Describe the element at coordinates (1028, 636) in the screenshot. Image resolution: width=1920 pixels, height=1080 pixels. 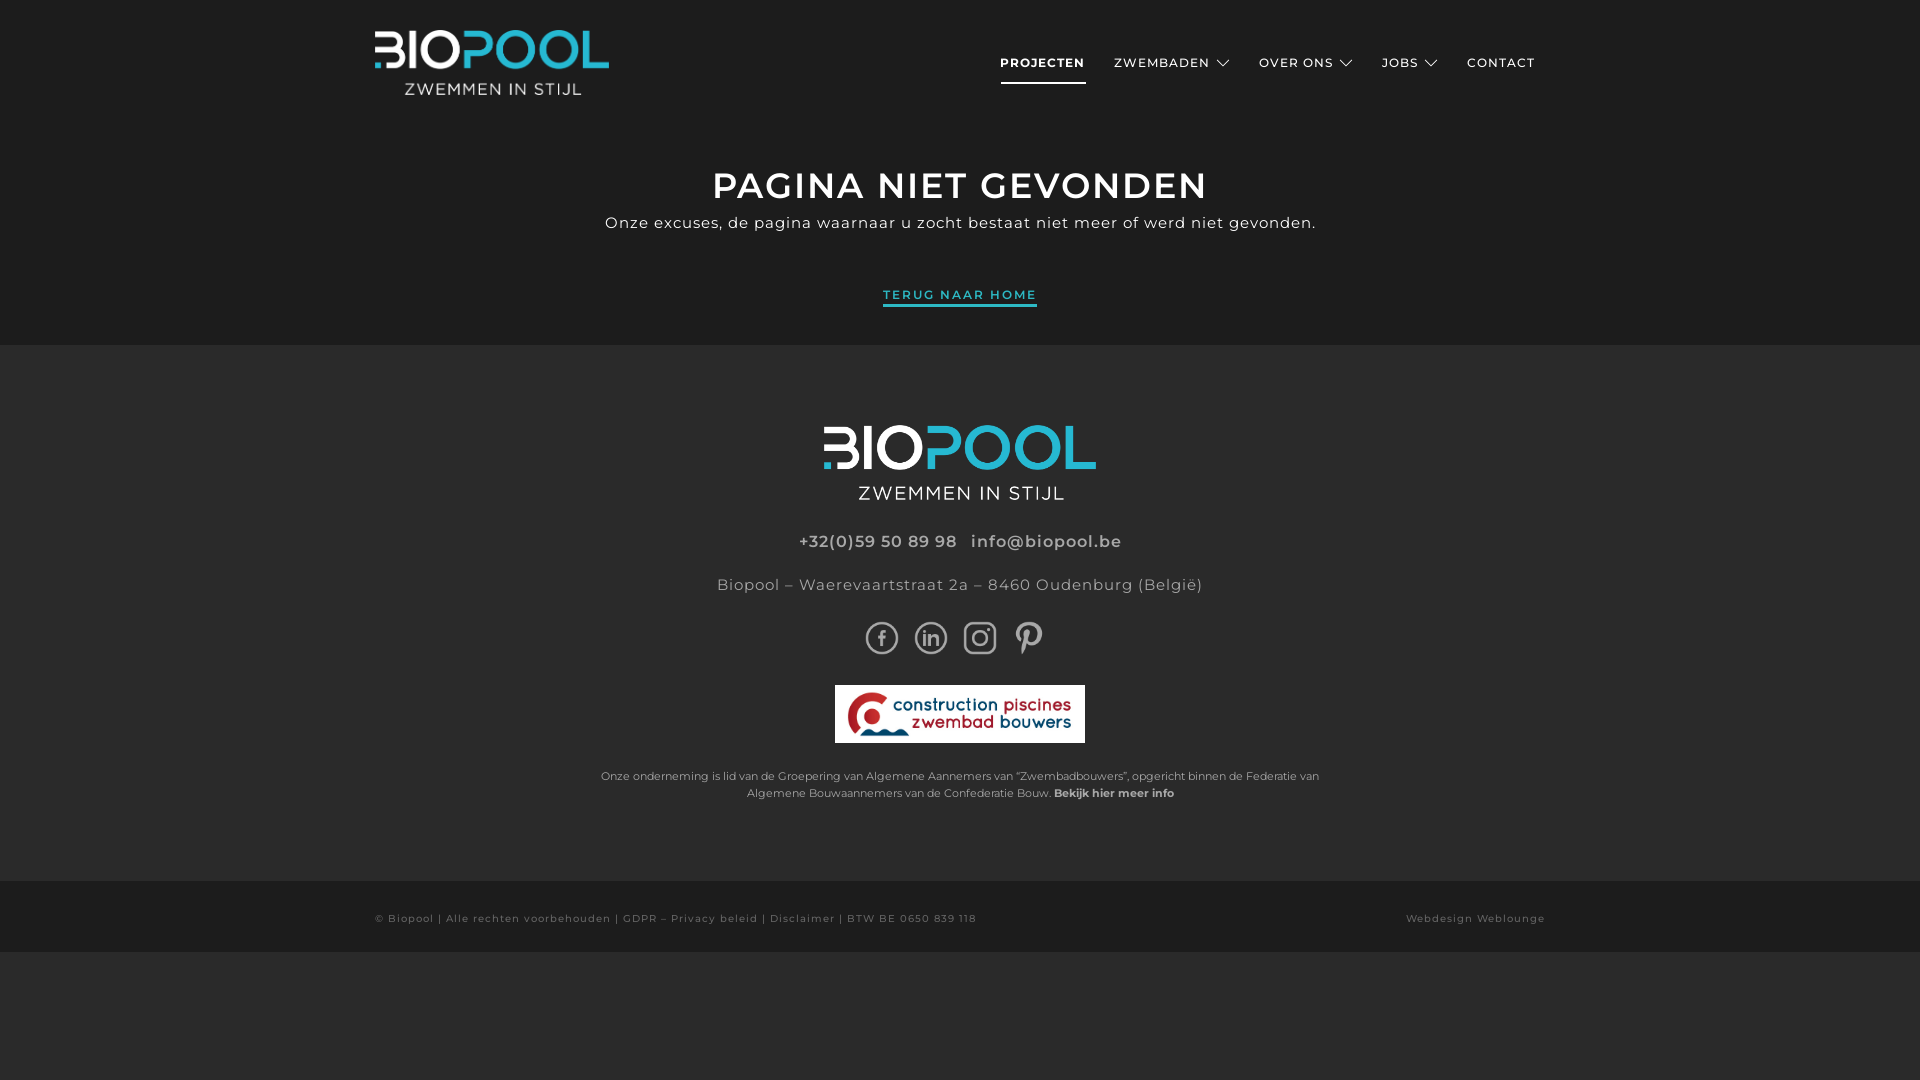
I see `'Volg Biopool op Pinterest'` at that location.